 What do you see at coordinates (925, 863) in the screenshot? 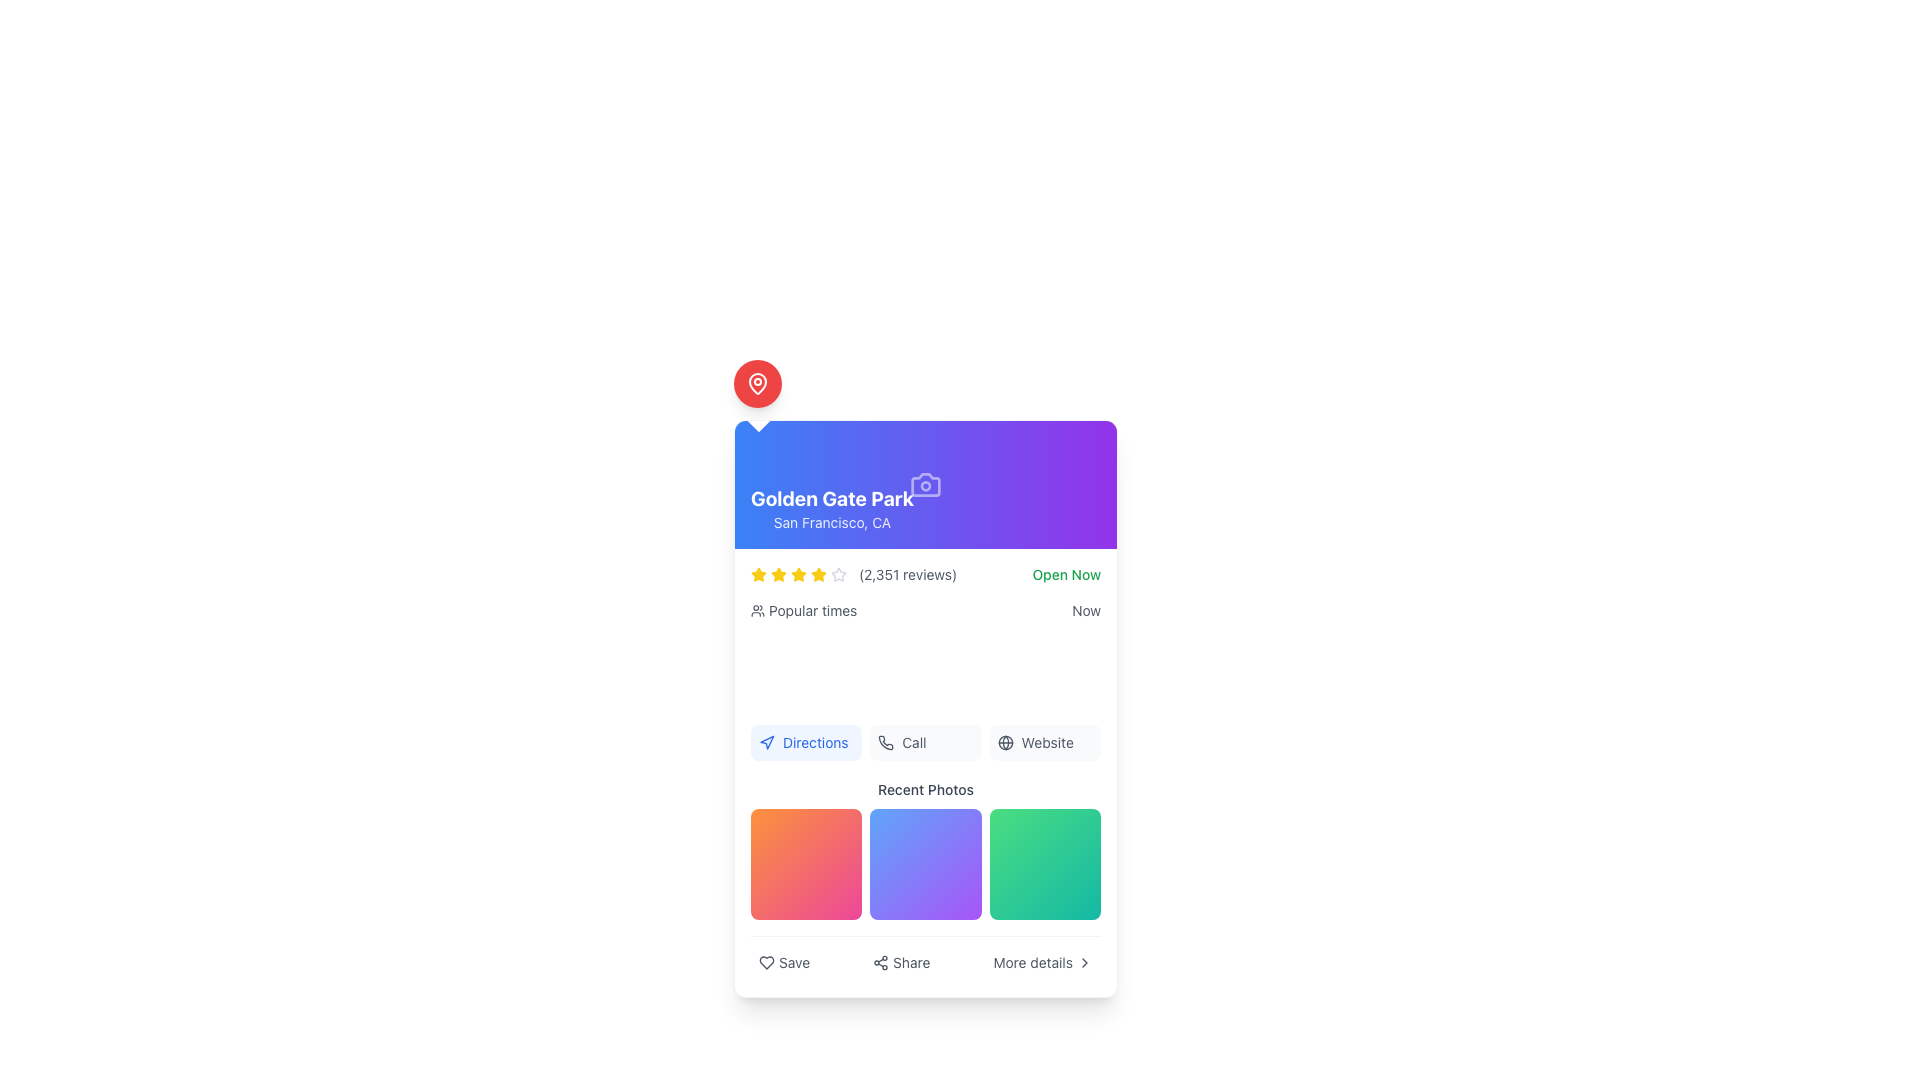
I see `the middle interactive tile with a gradient background transitioning from blue to purple` at bounding box center [925, 863].